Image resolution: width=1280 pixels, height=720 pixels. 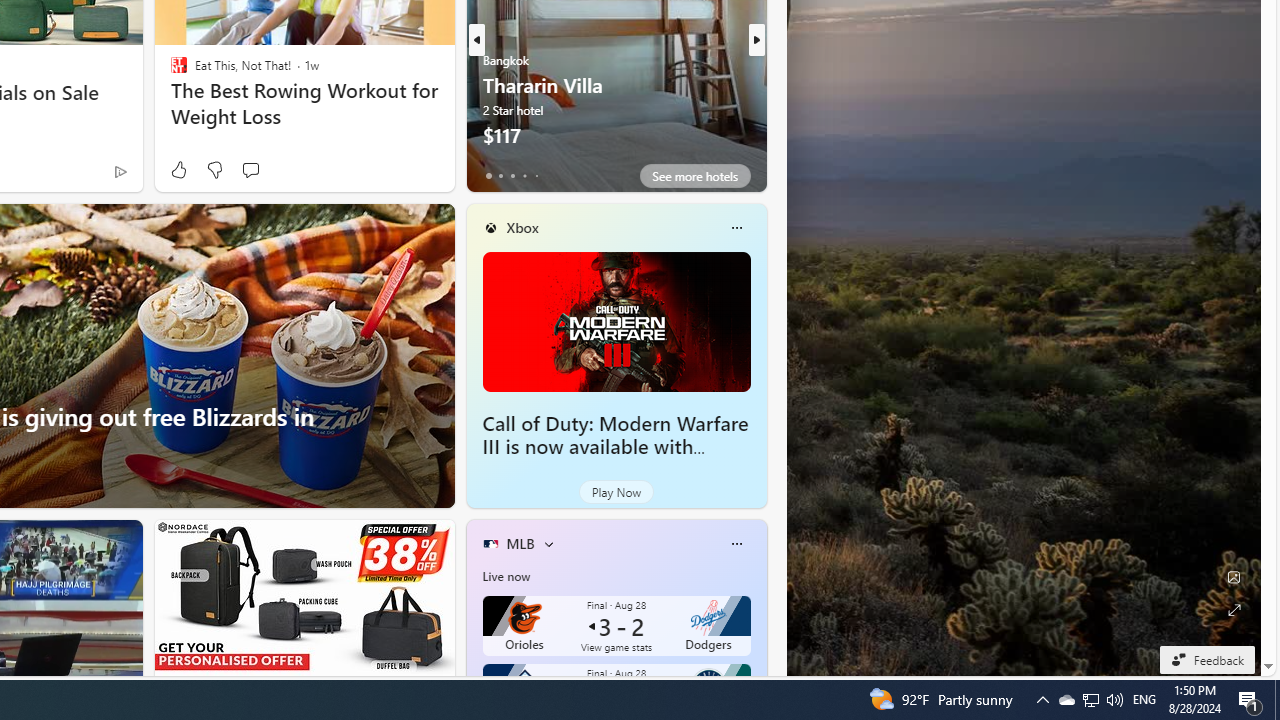 What do you see at coordinates (548, 543) in the screenshot?
I see `'More interests'` at bounding box center [548, 543].